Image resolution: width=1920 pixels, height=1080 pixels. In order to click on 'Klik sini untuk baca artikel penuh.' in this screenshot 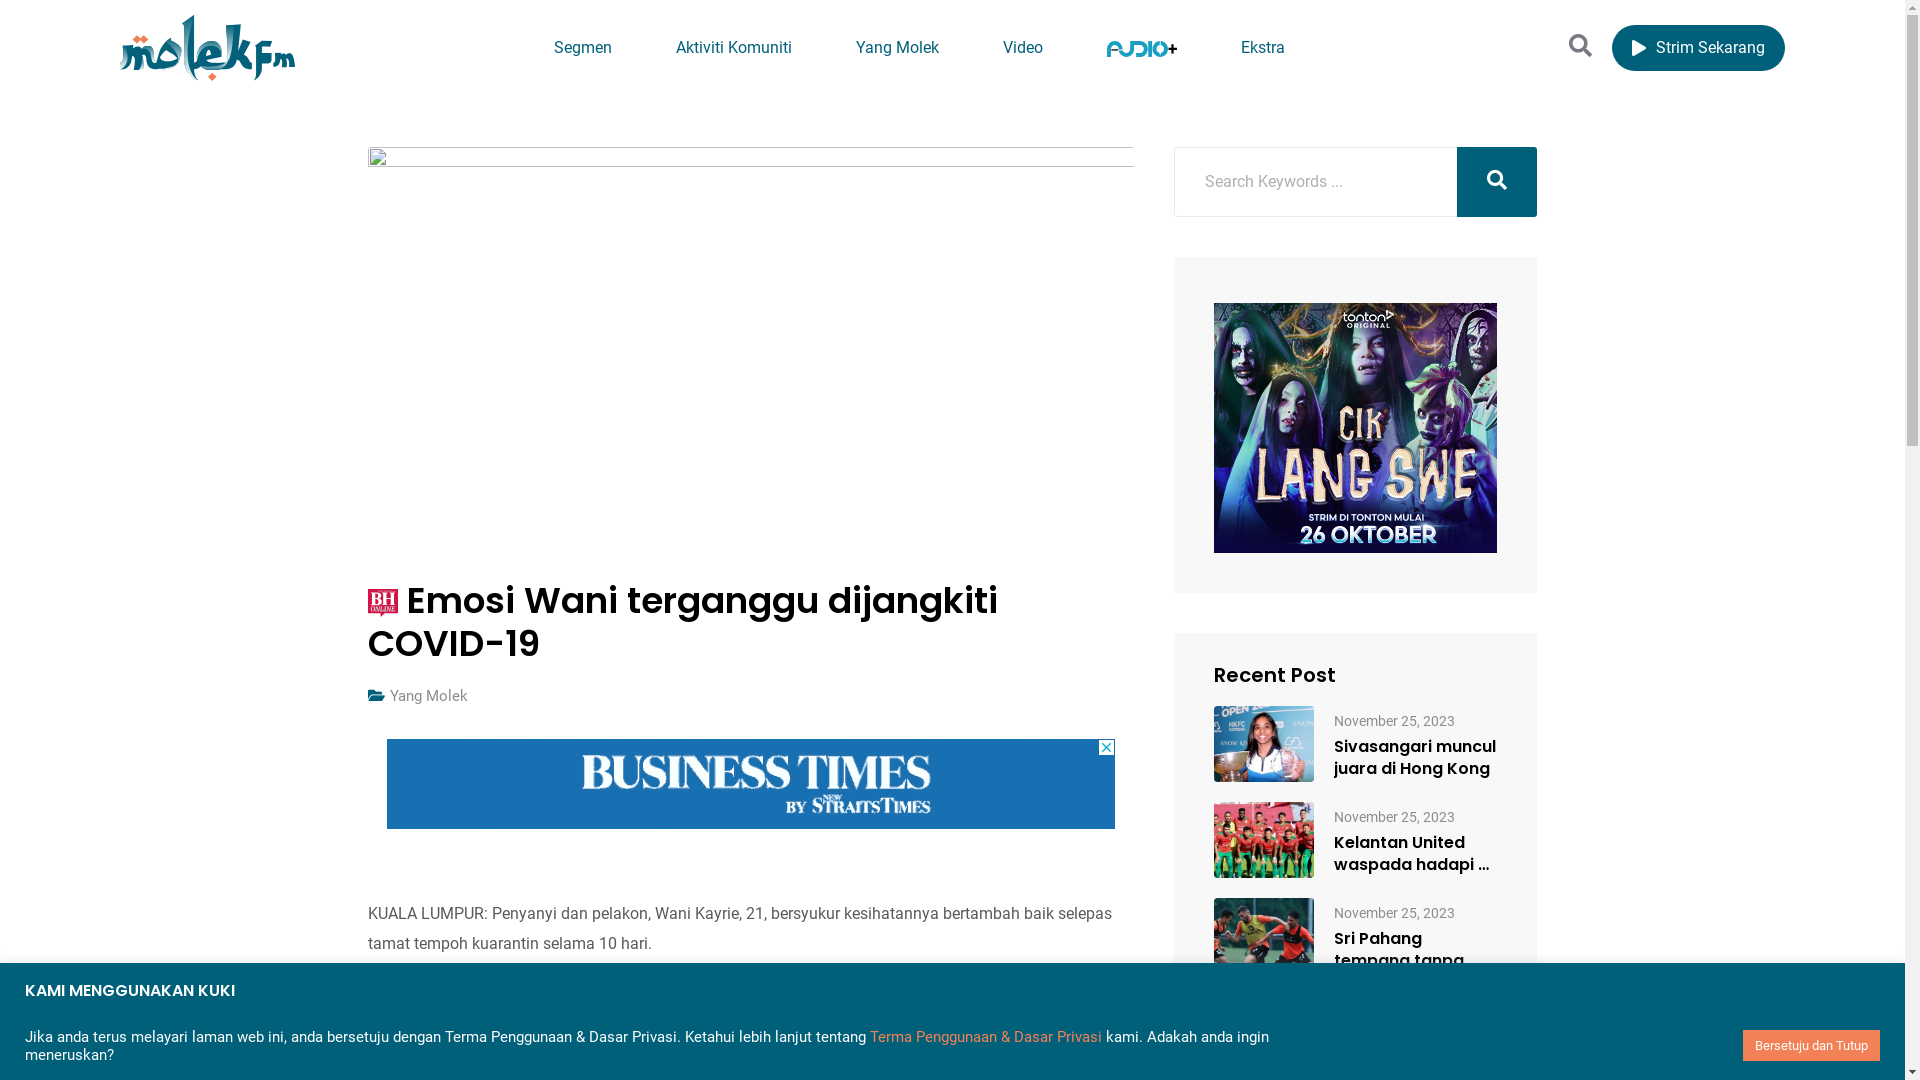, I will do `click(486, 1003)`.